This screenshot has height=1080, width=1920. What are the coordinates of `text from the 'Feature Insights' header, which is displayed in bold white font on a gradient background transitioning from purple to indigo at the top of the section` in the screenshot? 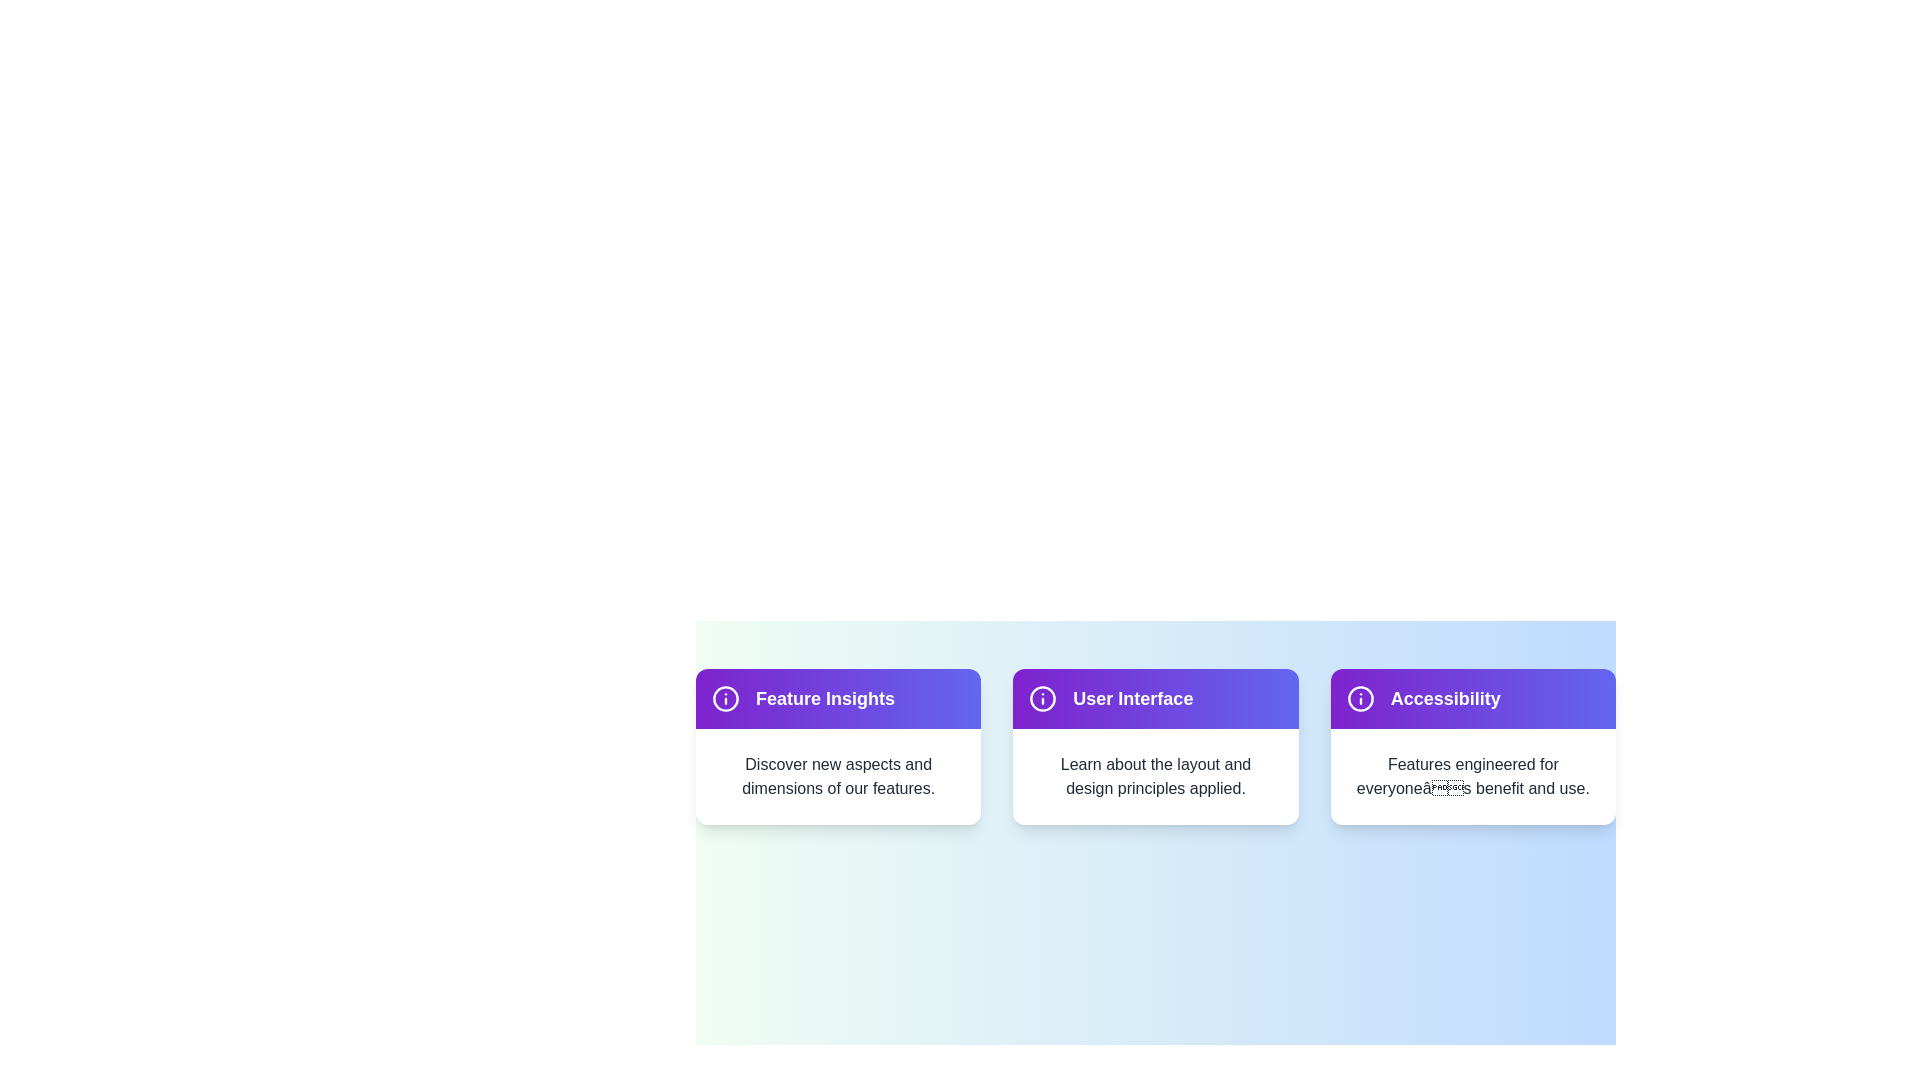 It's located at (838, 697).